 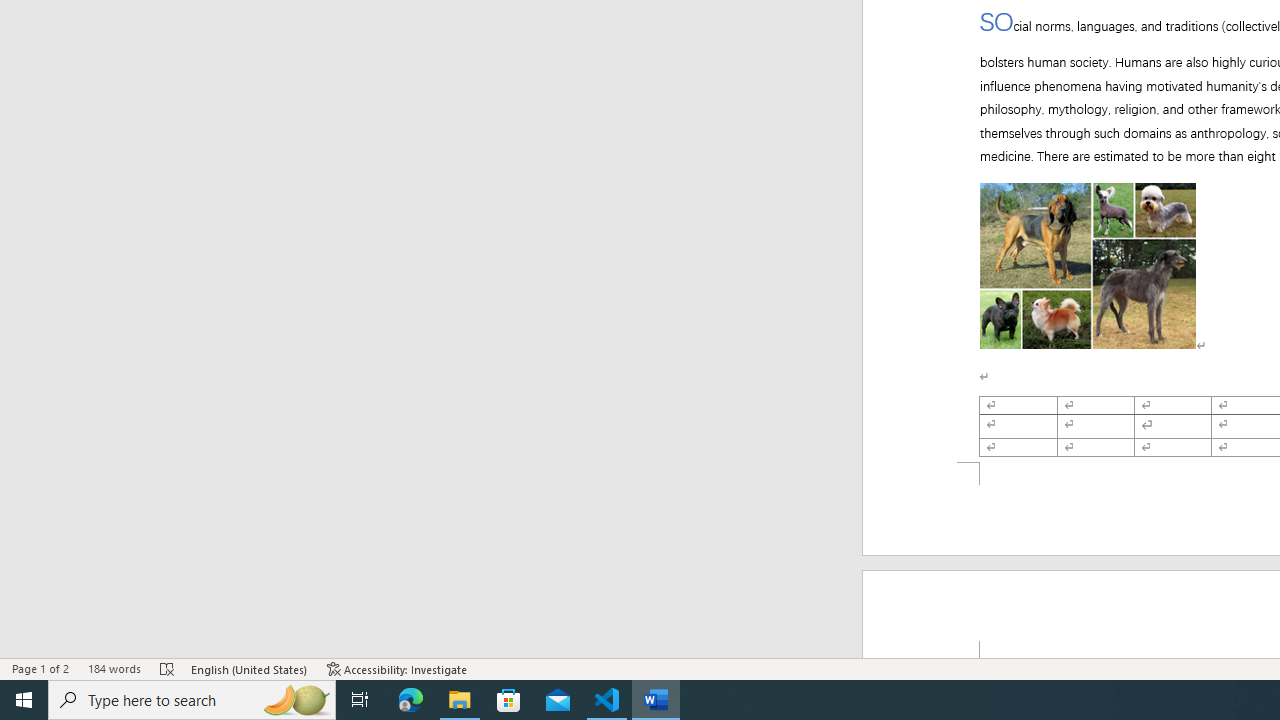 I want to click on 'Page Number Page 1 of 2', so click(x=40, y=669).